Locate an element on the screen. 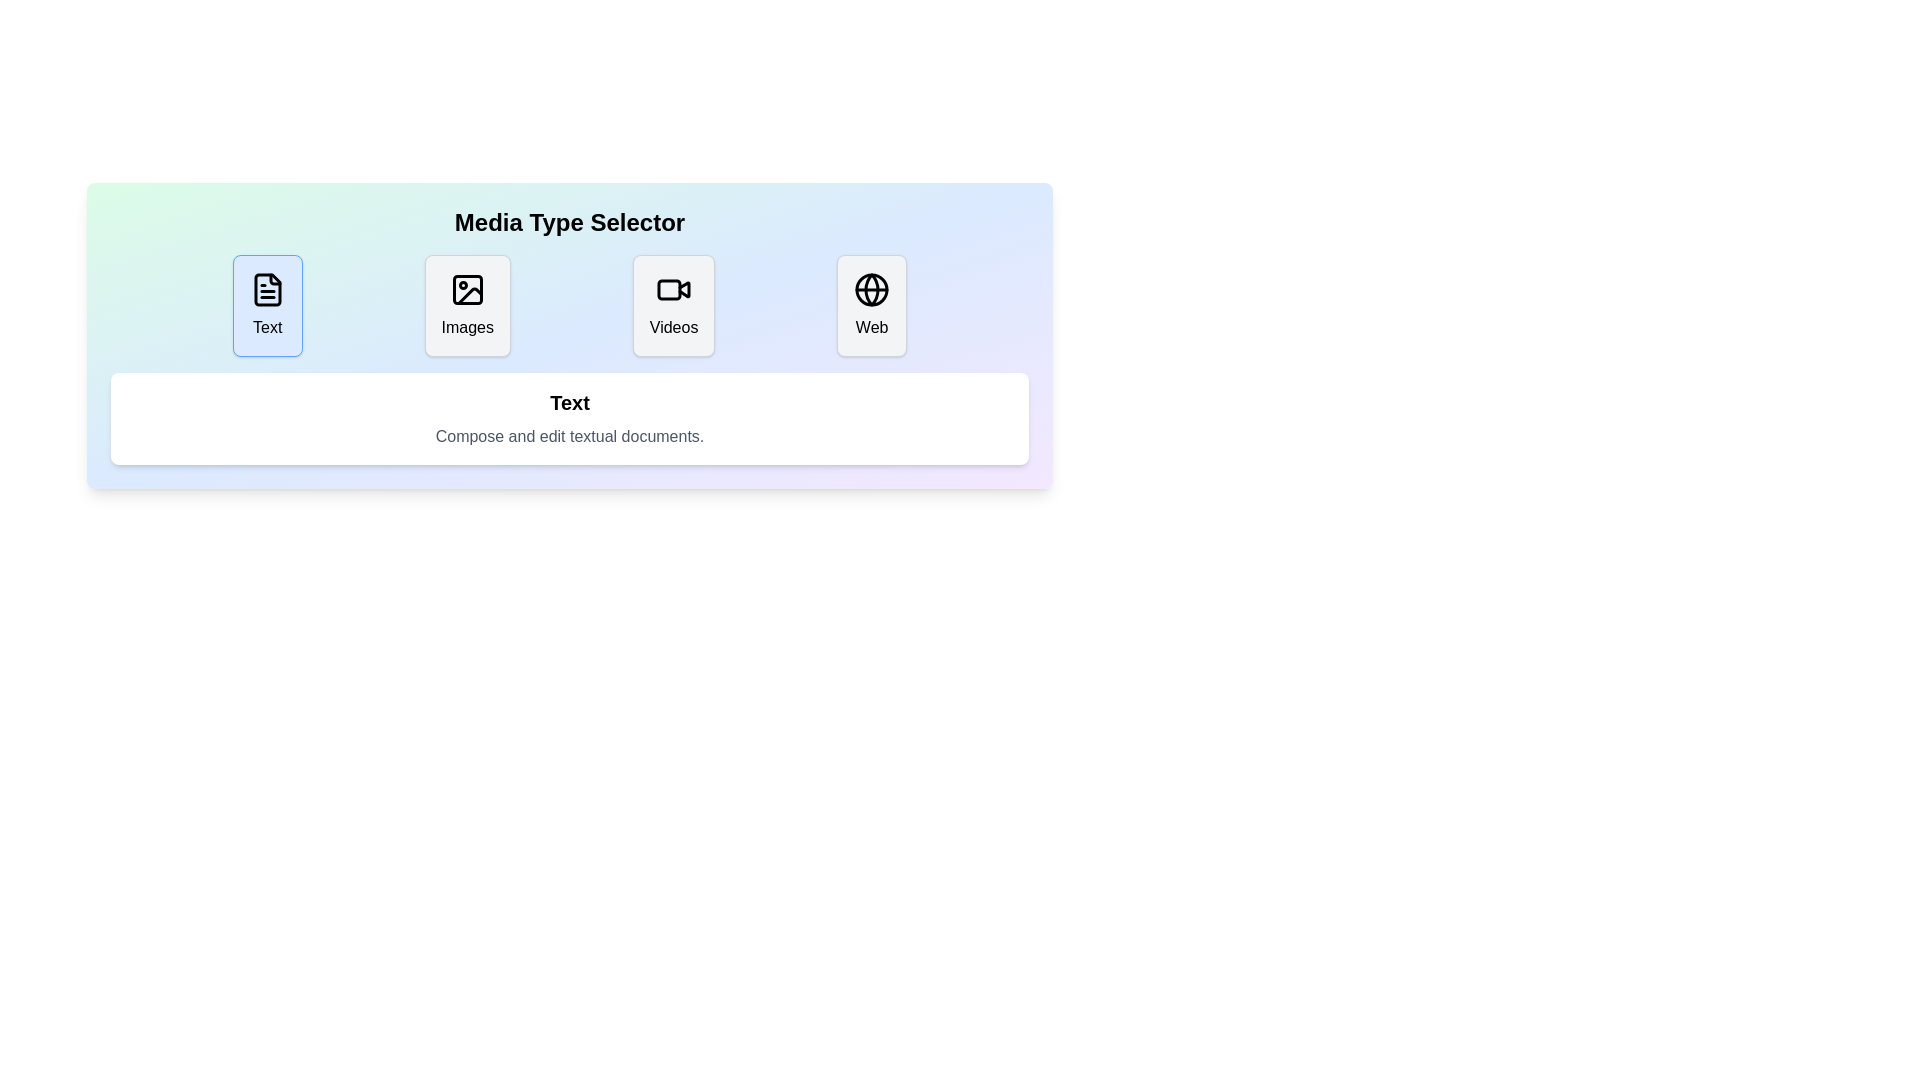 Image resolution: width=1920 pixels, height=1080 pixels. the 'Images' selection icon within the media type selector interface is located at coordinates (466, 289).